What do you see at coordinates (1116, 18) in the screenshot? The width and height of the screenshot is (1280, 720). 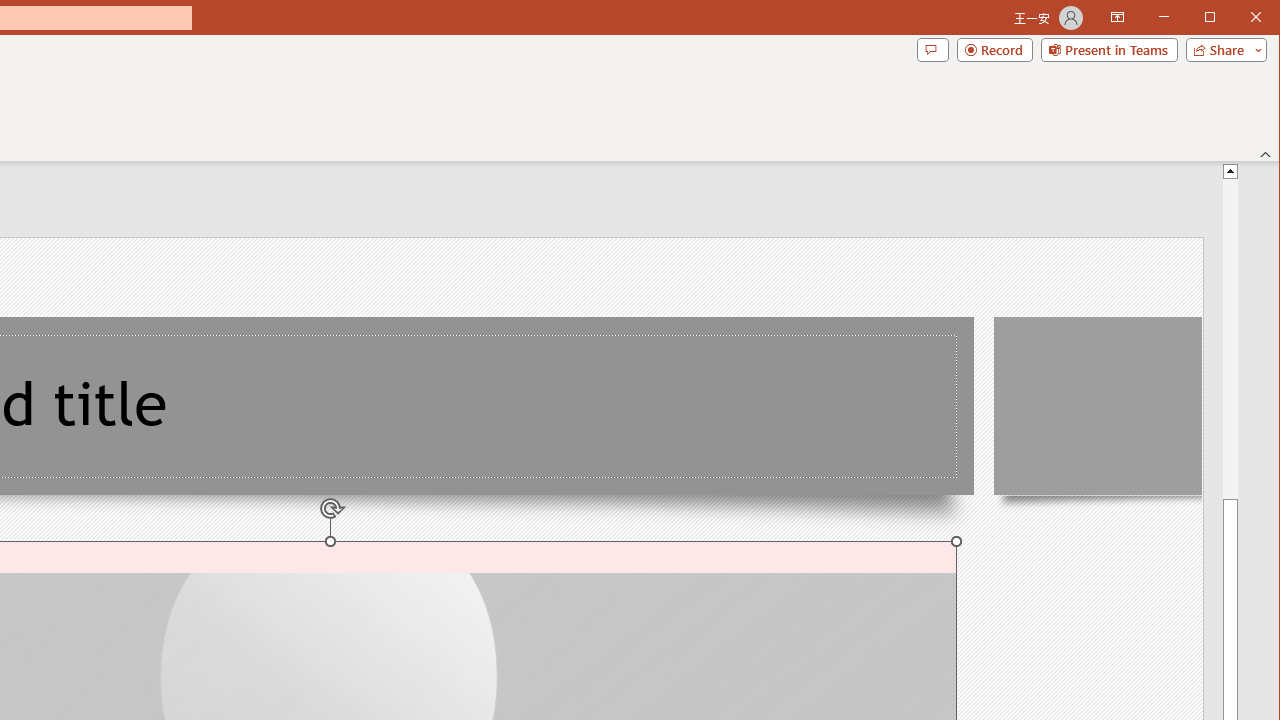 I see `'Ribbon Display Options'` at bounding box center [1116, 18].